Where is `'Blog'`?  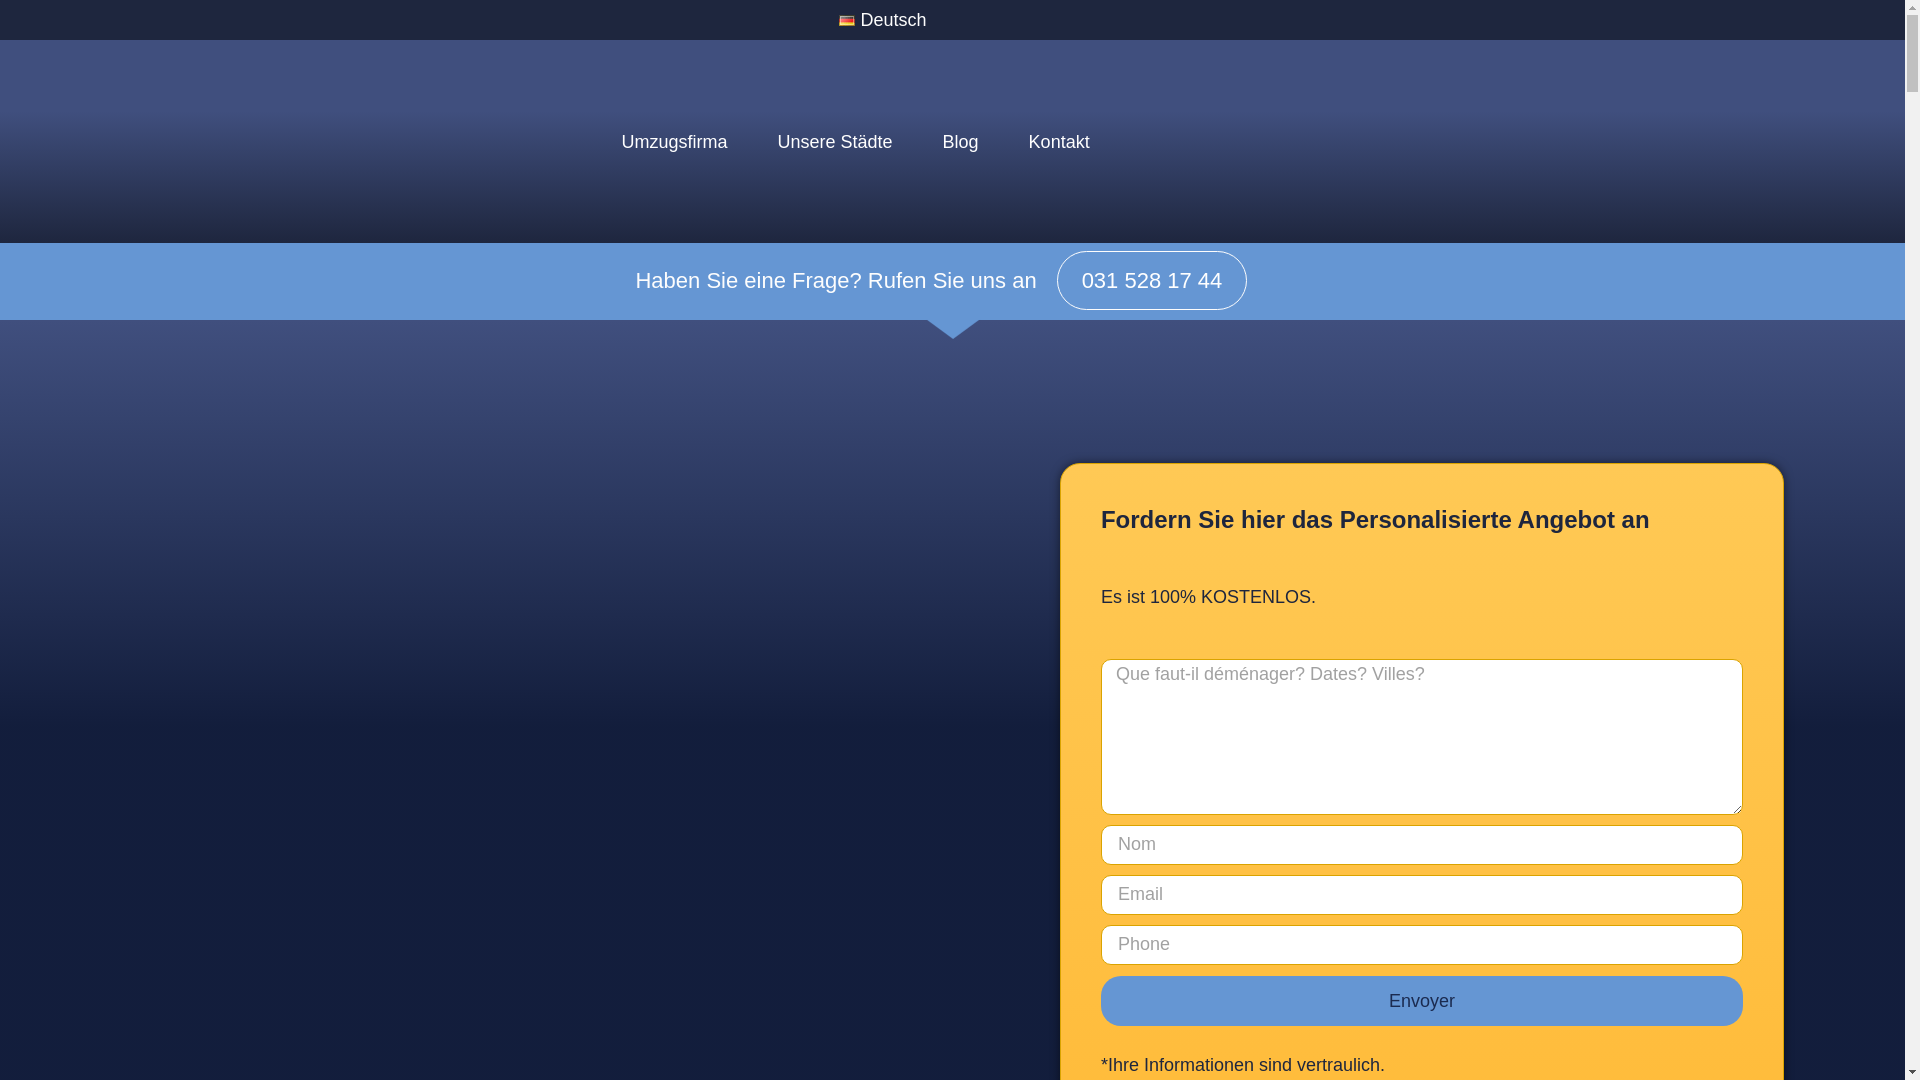
'Blog' is located at coordinates (960, 141).